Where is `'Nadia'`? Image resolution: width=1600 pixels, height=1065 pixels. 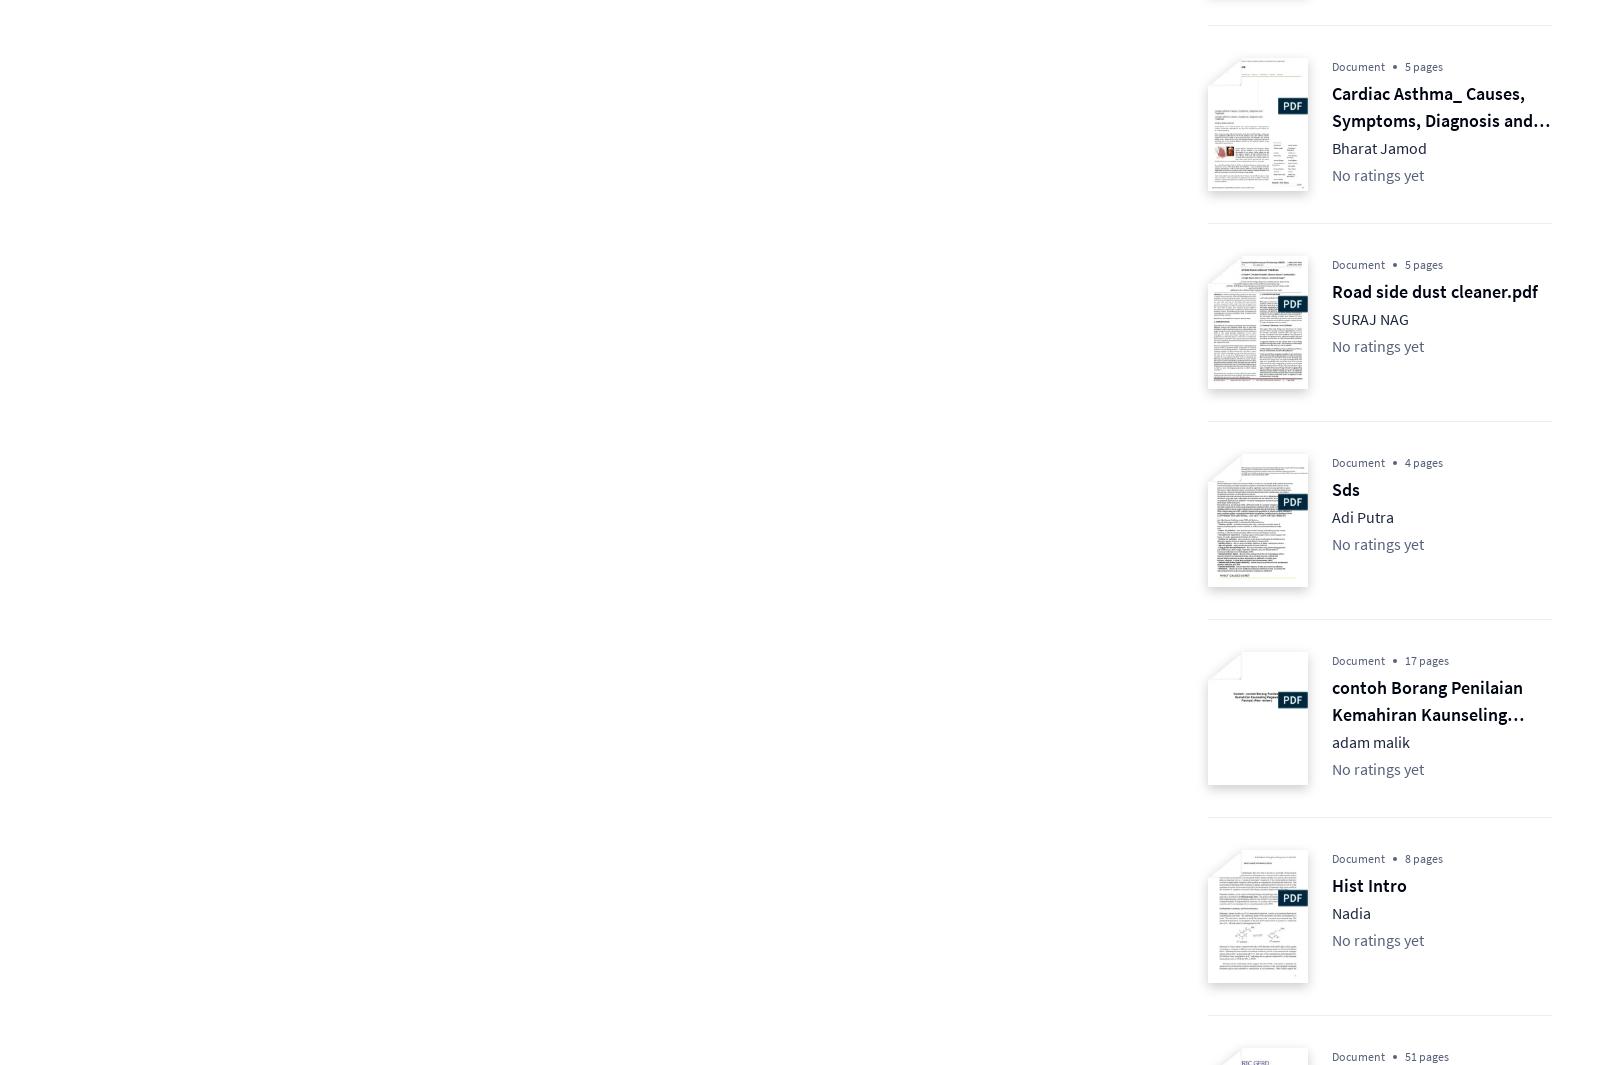
'Nadia' is located at coordinates (1331, 913).